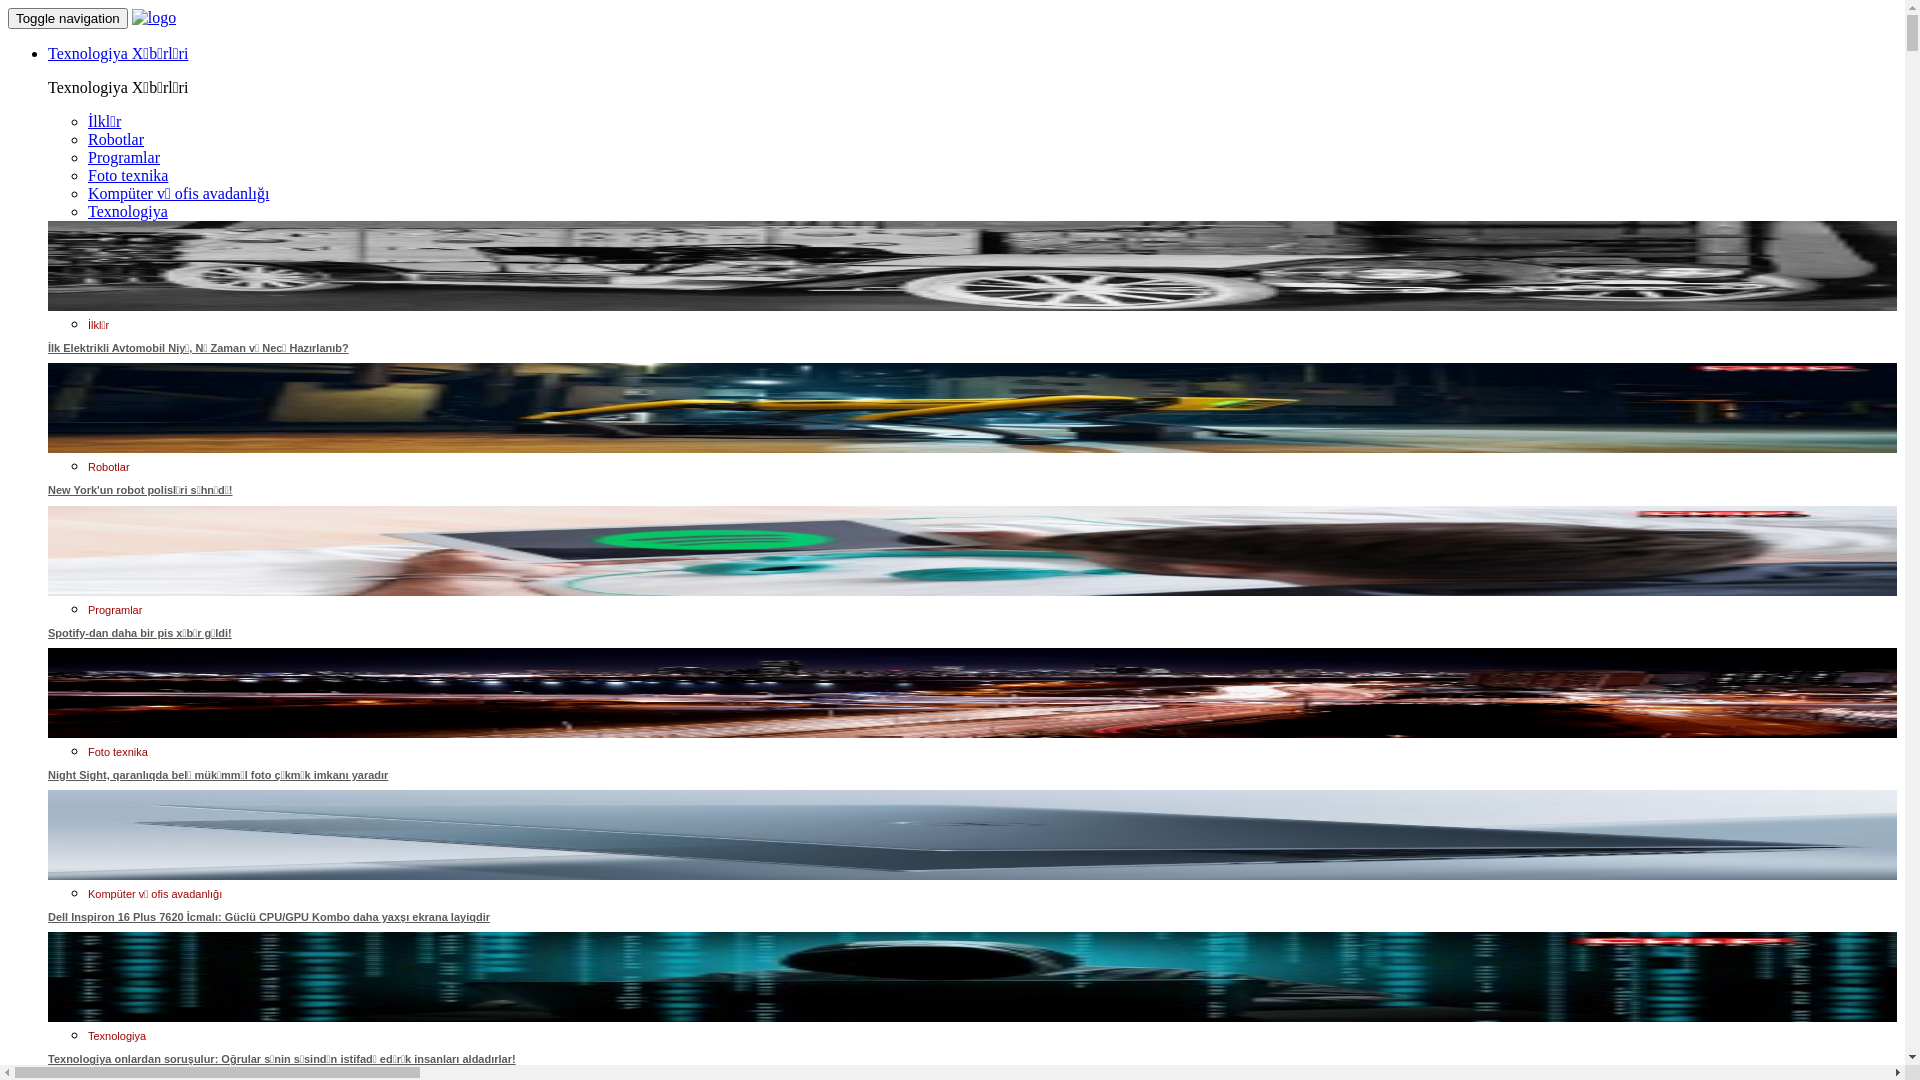 Image resolution: width=1920 pixels, height=1080 pixels. What do you see at coordinates (8, 18) in the screenshot?
I see `'Toggle navigation'` at bounding box center [8, 18].